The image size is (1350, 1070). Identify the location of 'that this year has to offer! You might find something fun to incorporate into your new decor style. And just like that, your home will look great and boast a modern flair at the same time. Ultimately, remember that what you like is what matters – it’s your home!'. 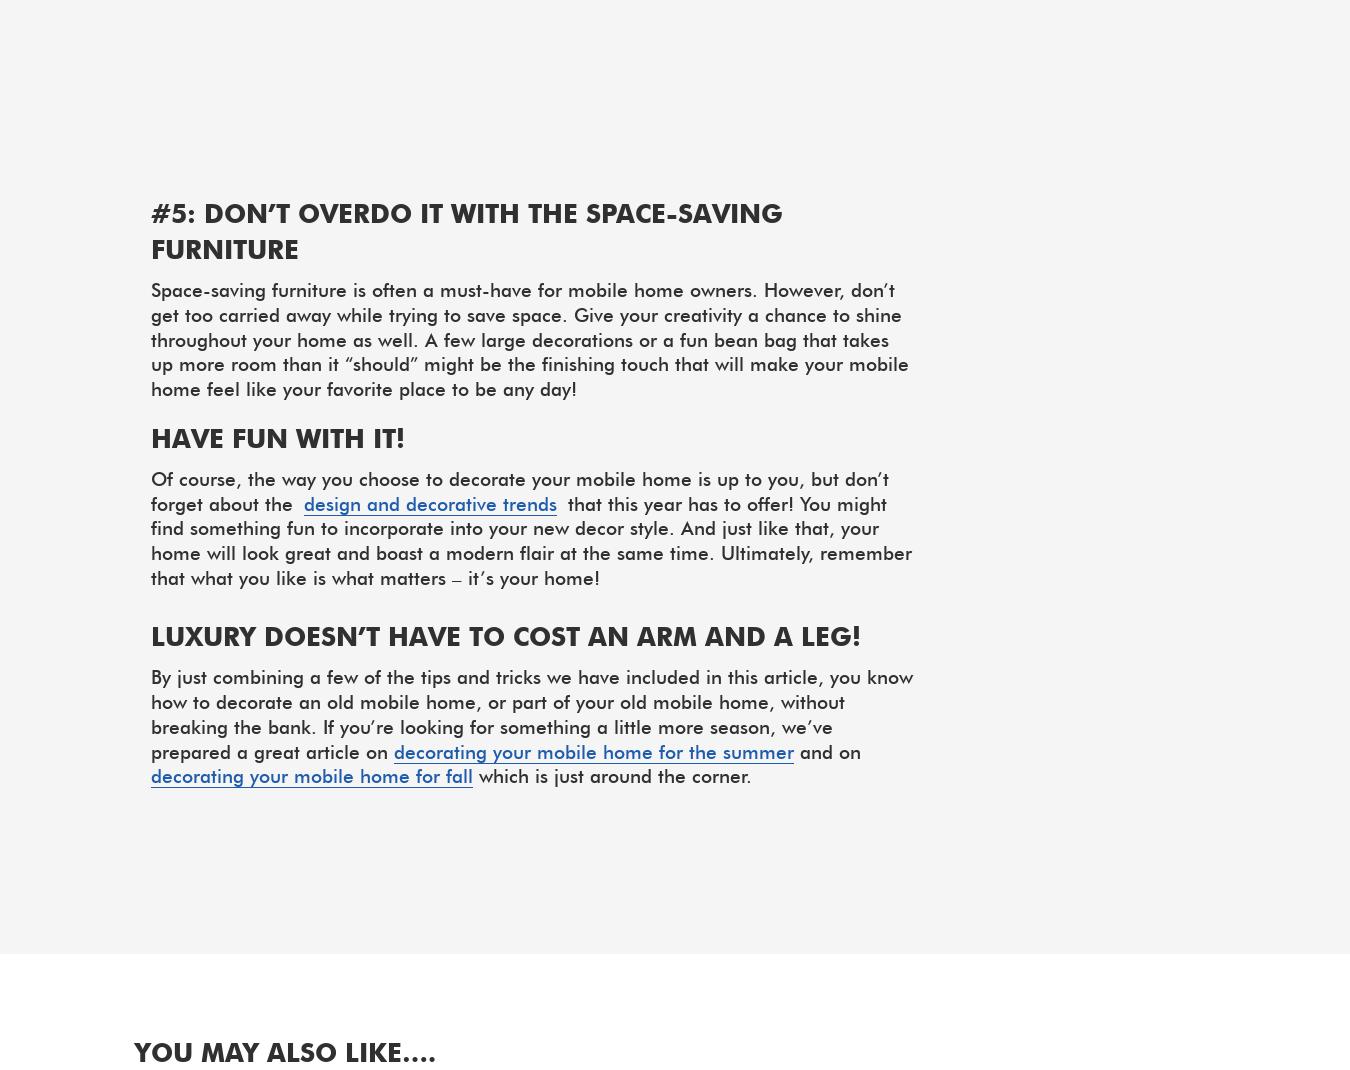
(530, 539).